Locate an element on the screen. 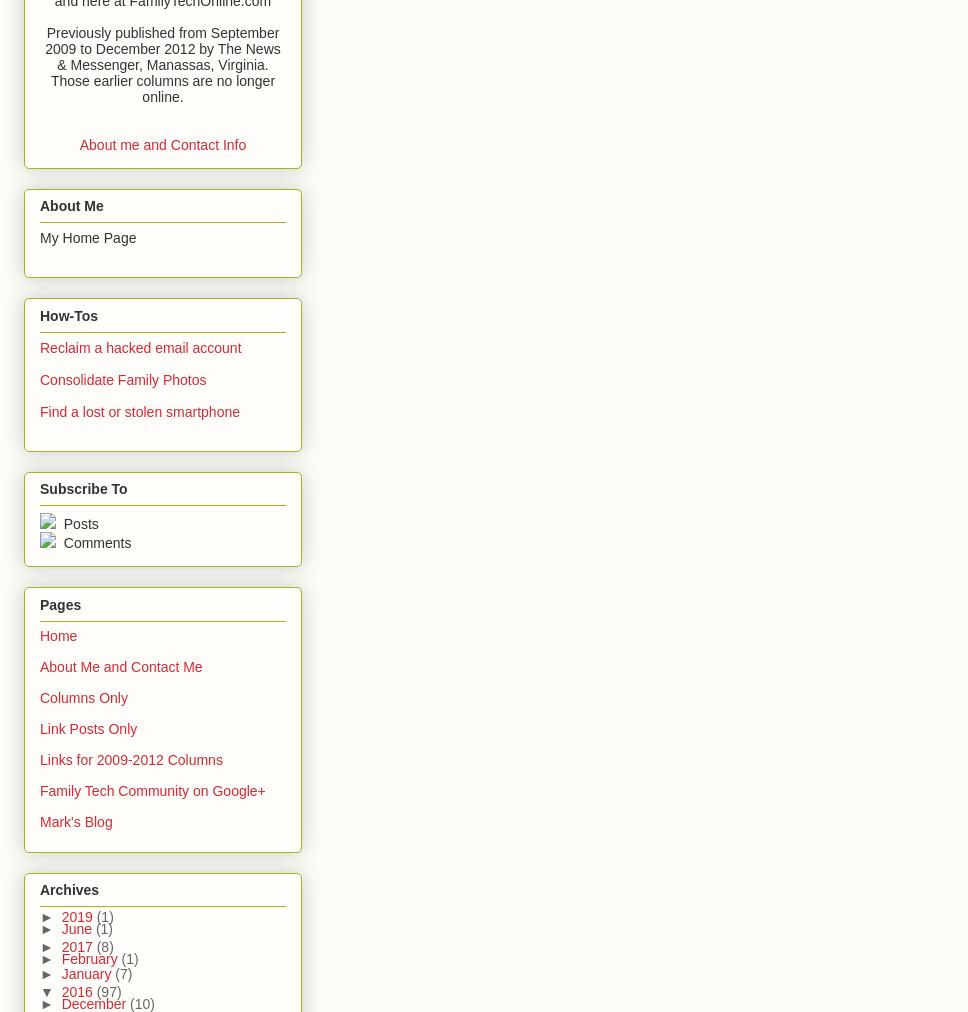 The image size is (968, 1012). 'Pages' is located at coordinates (59, 602).